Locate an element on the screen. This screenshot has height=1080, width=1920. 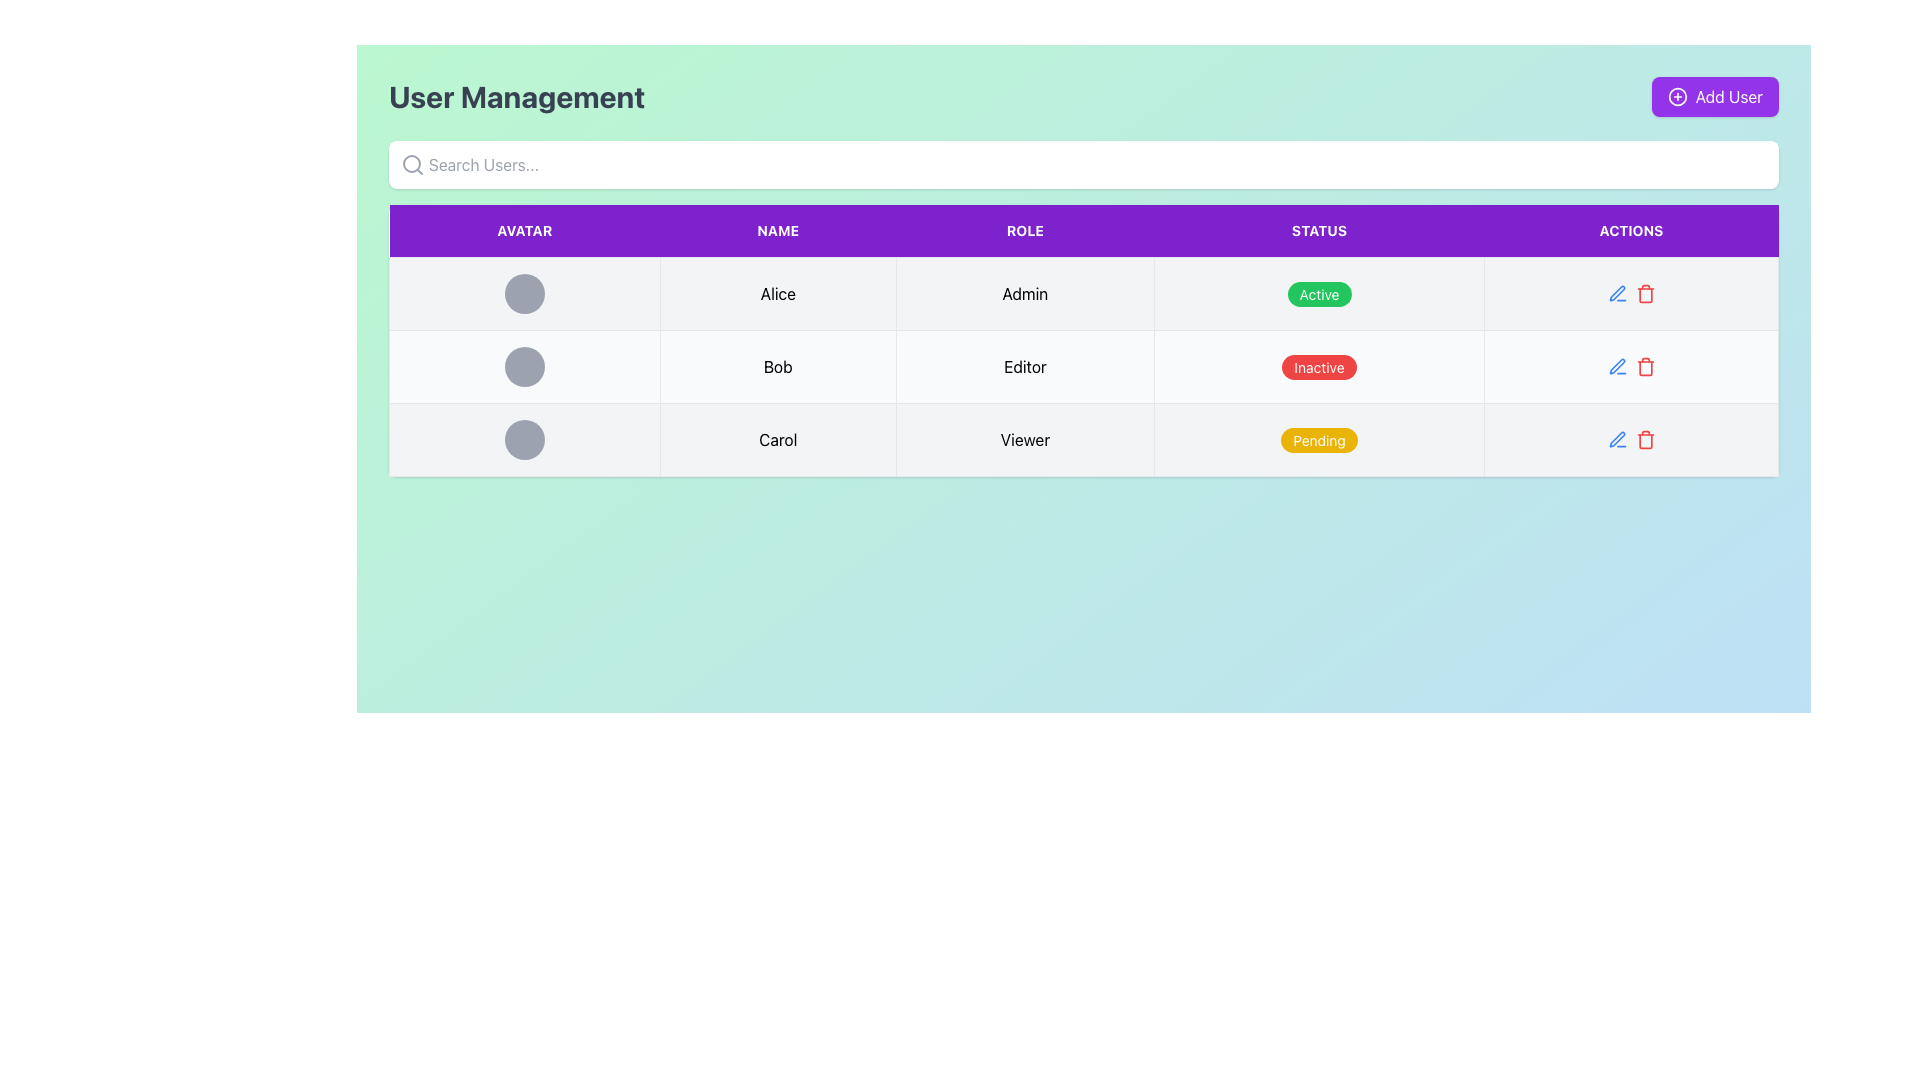
the non-interactive text label displaying the role of the user 'Carol' in the user management interface, located in the third row under the 'Role' column is located at coordinates (1025, 438).